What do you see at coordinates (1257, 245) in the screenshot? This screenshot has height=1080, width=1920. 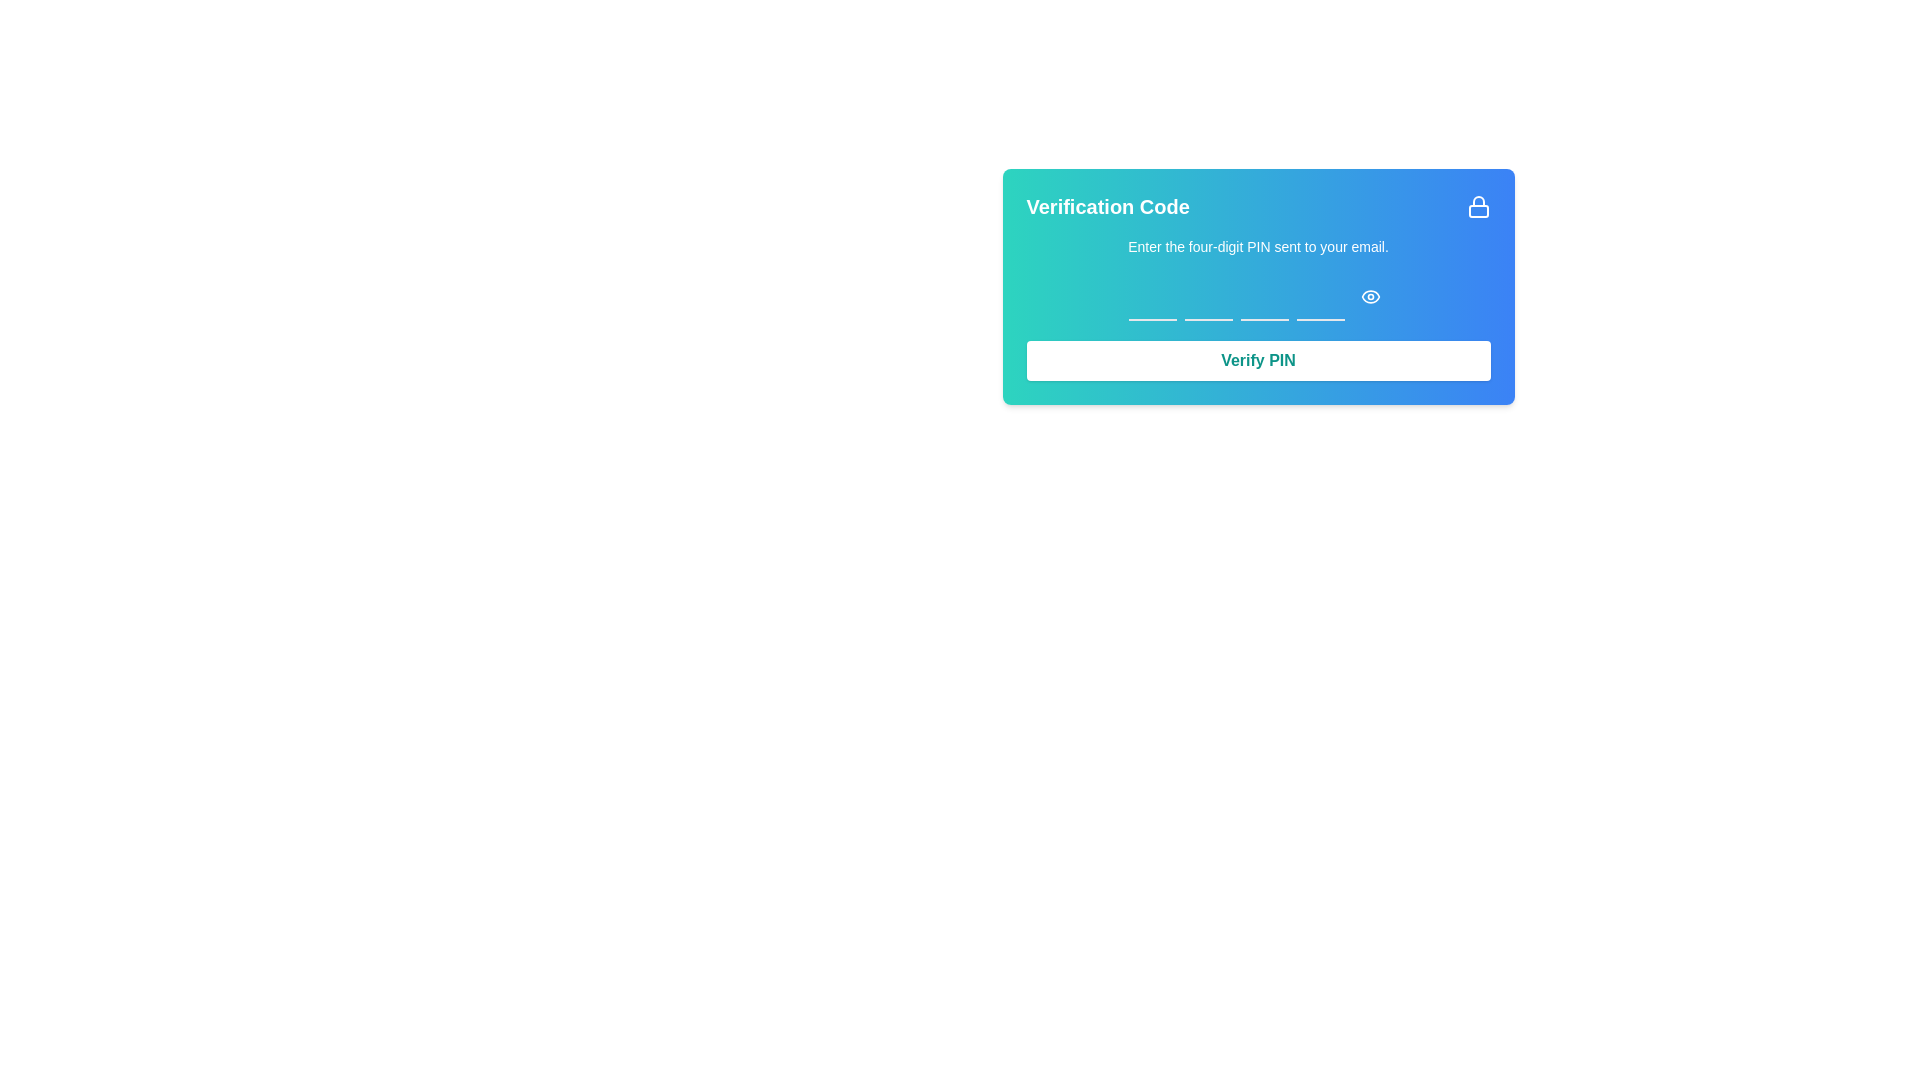 I see `the static text label that instructs the user to 'Enter the four-digit PIN sent to your email.' This label is centrally aligned and situated below the title 'Verification Code'` at bounding box center [1257, 245].